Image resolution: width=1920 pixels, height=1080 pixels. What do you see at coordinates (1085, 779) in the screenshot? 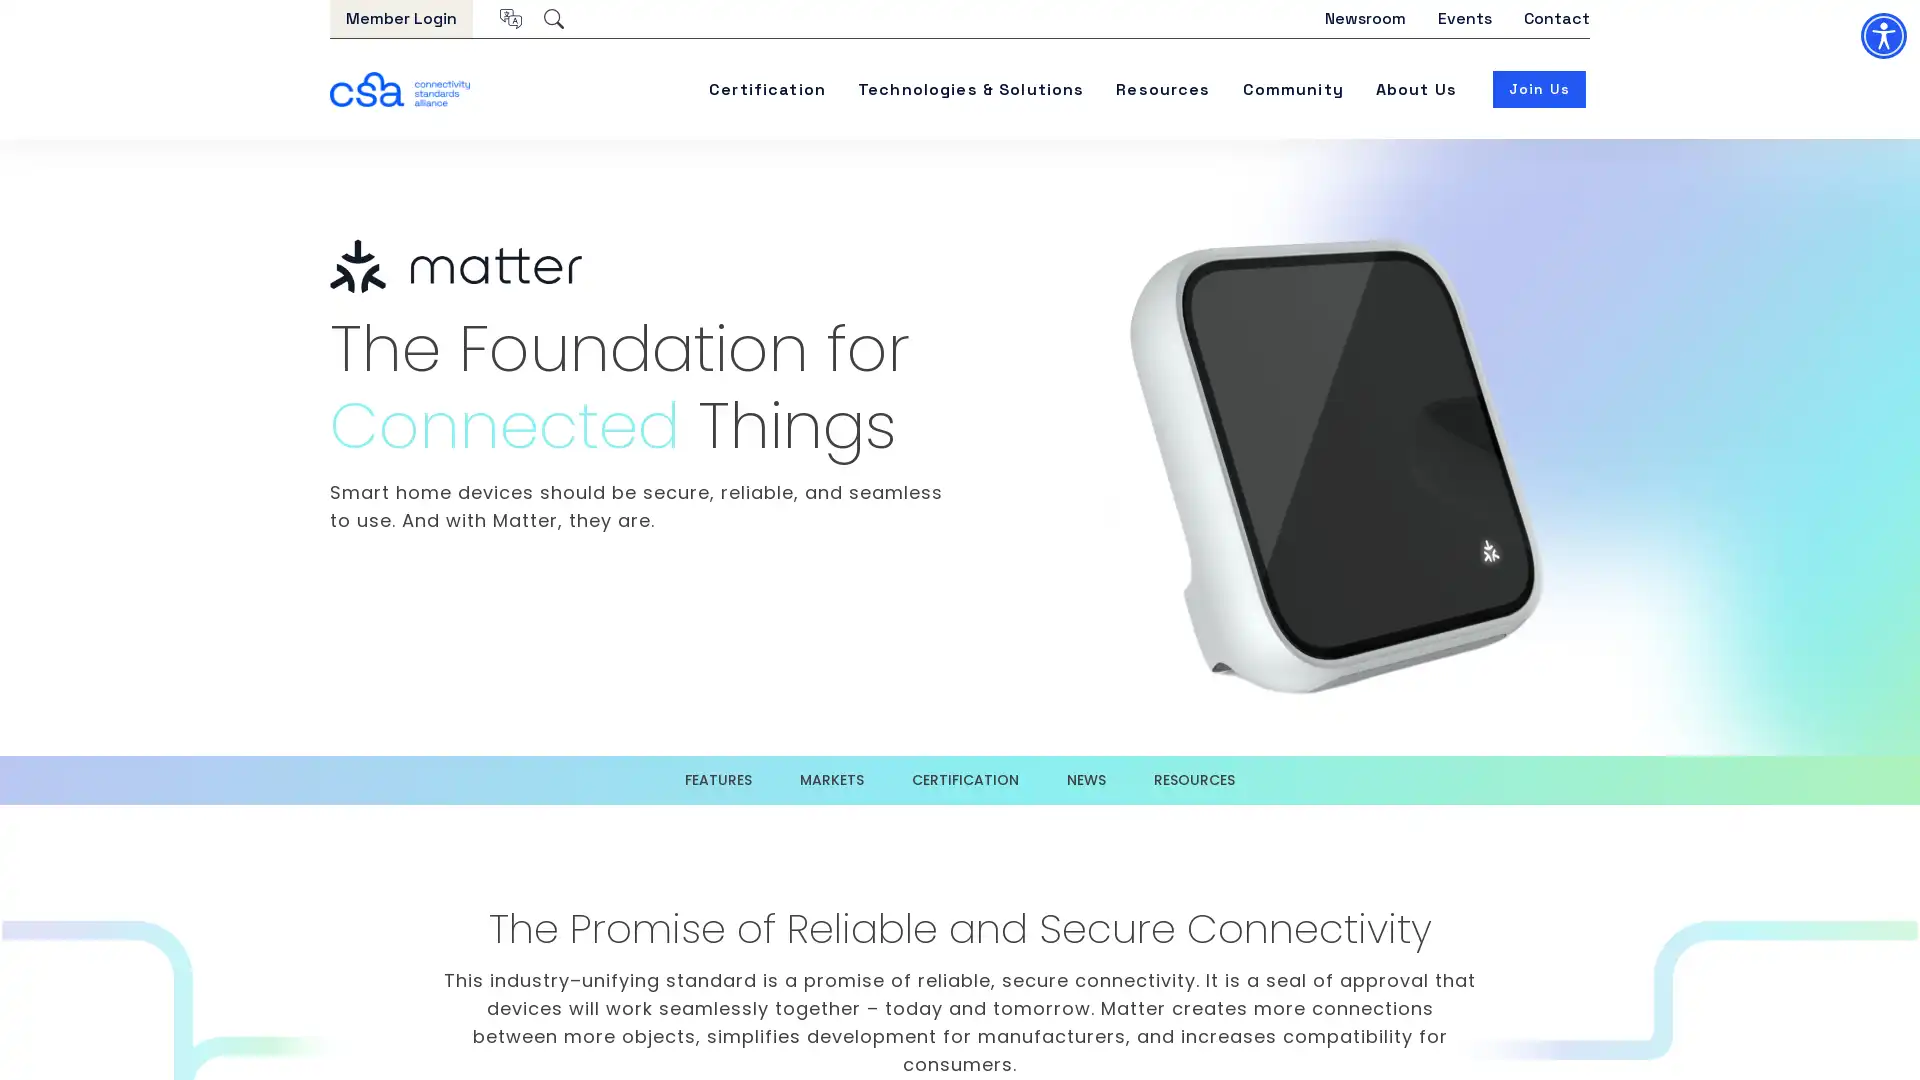
I see `NEWS` at bounding box center [1085, 779].